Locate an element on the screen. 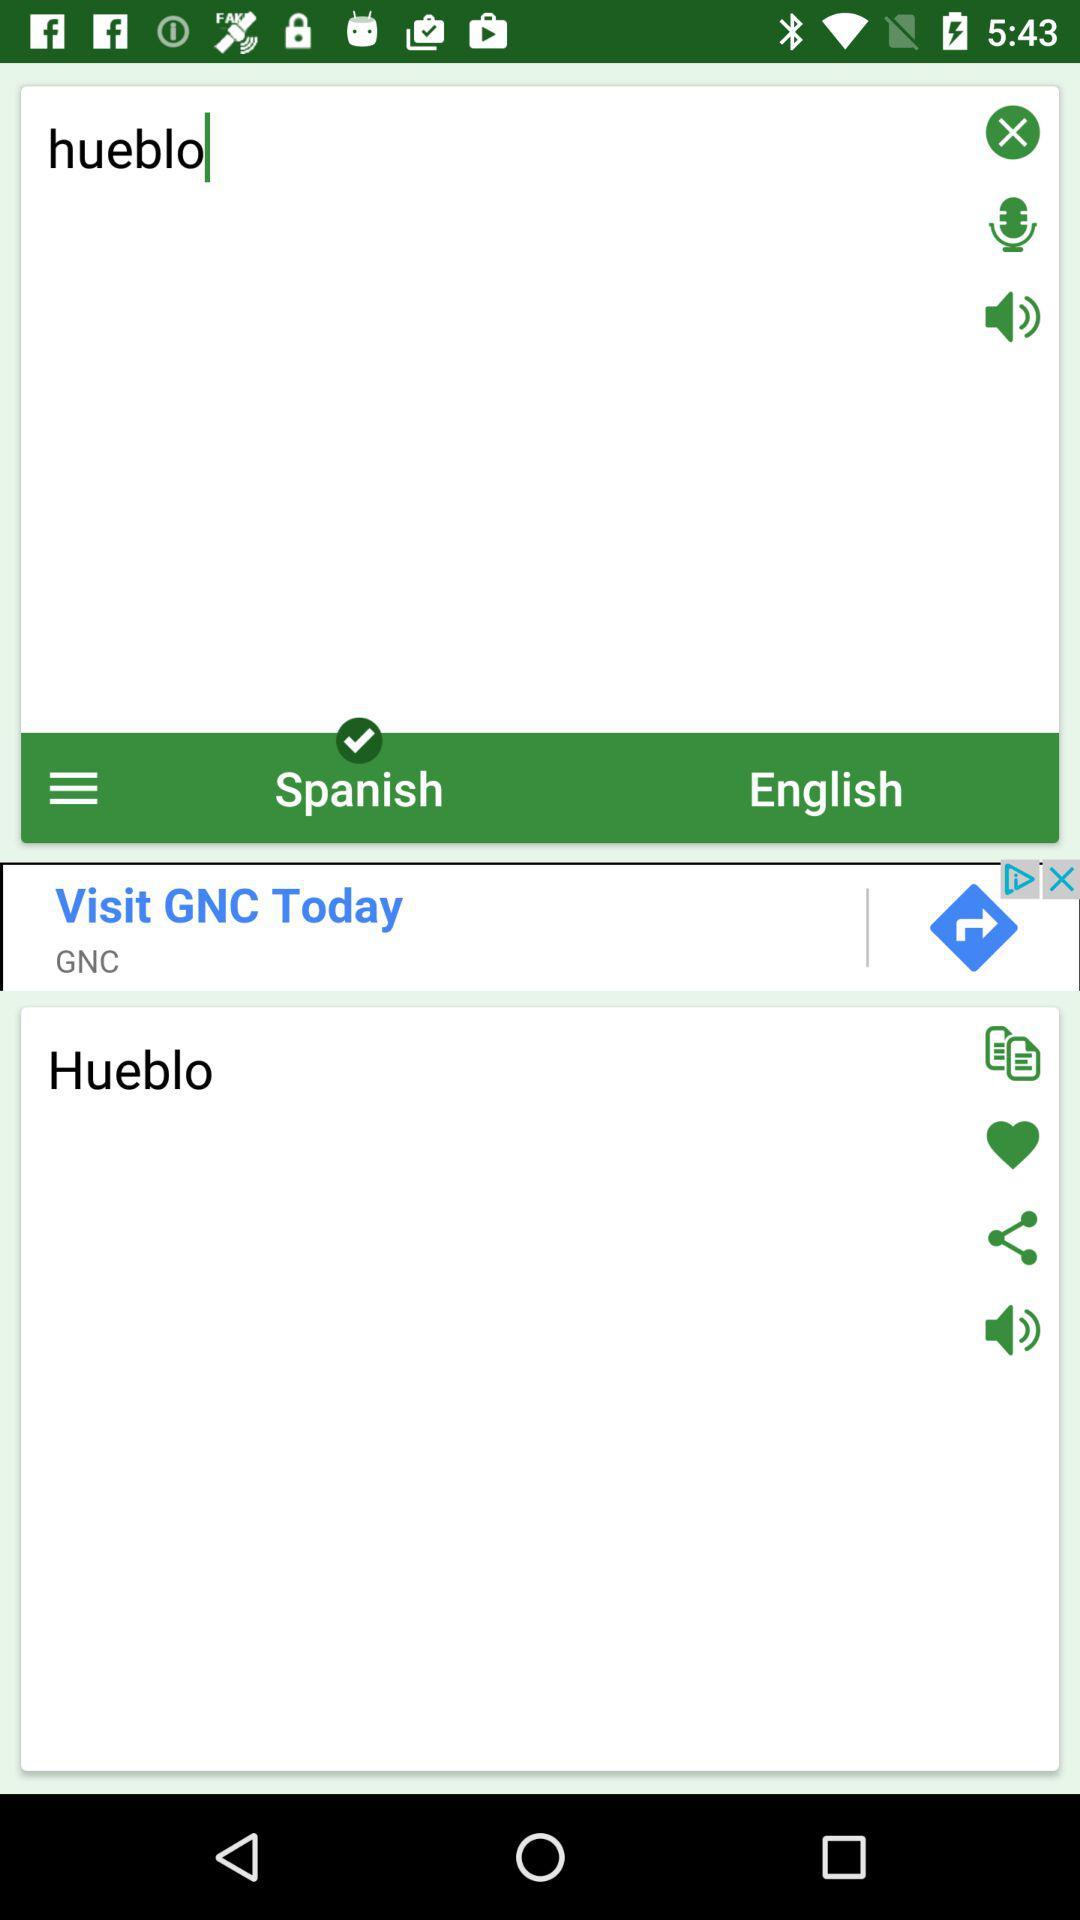 The width and height of the screenshot is (1080, 1920). icon to the right of the spanish is located at coordinates (825, 786).